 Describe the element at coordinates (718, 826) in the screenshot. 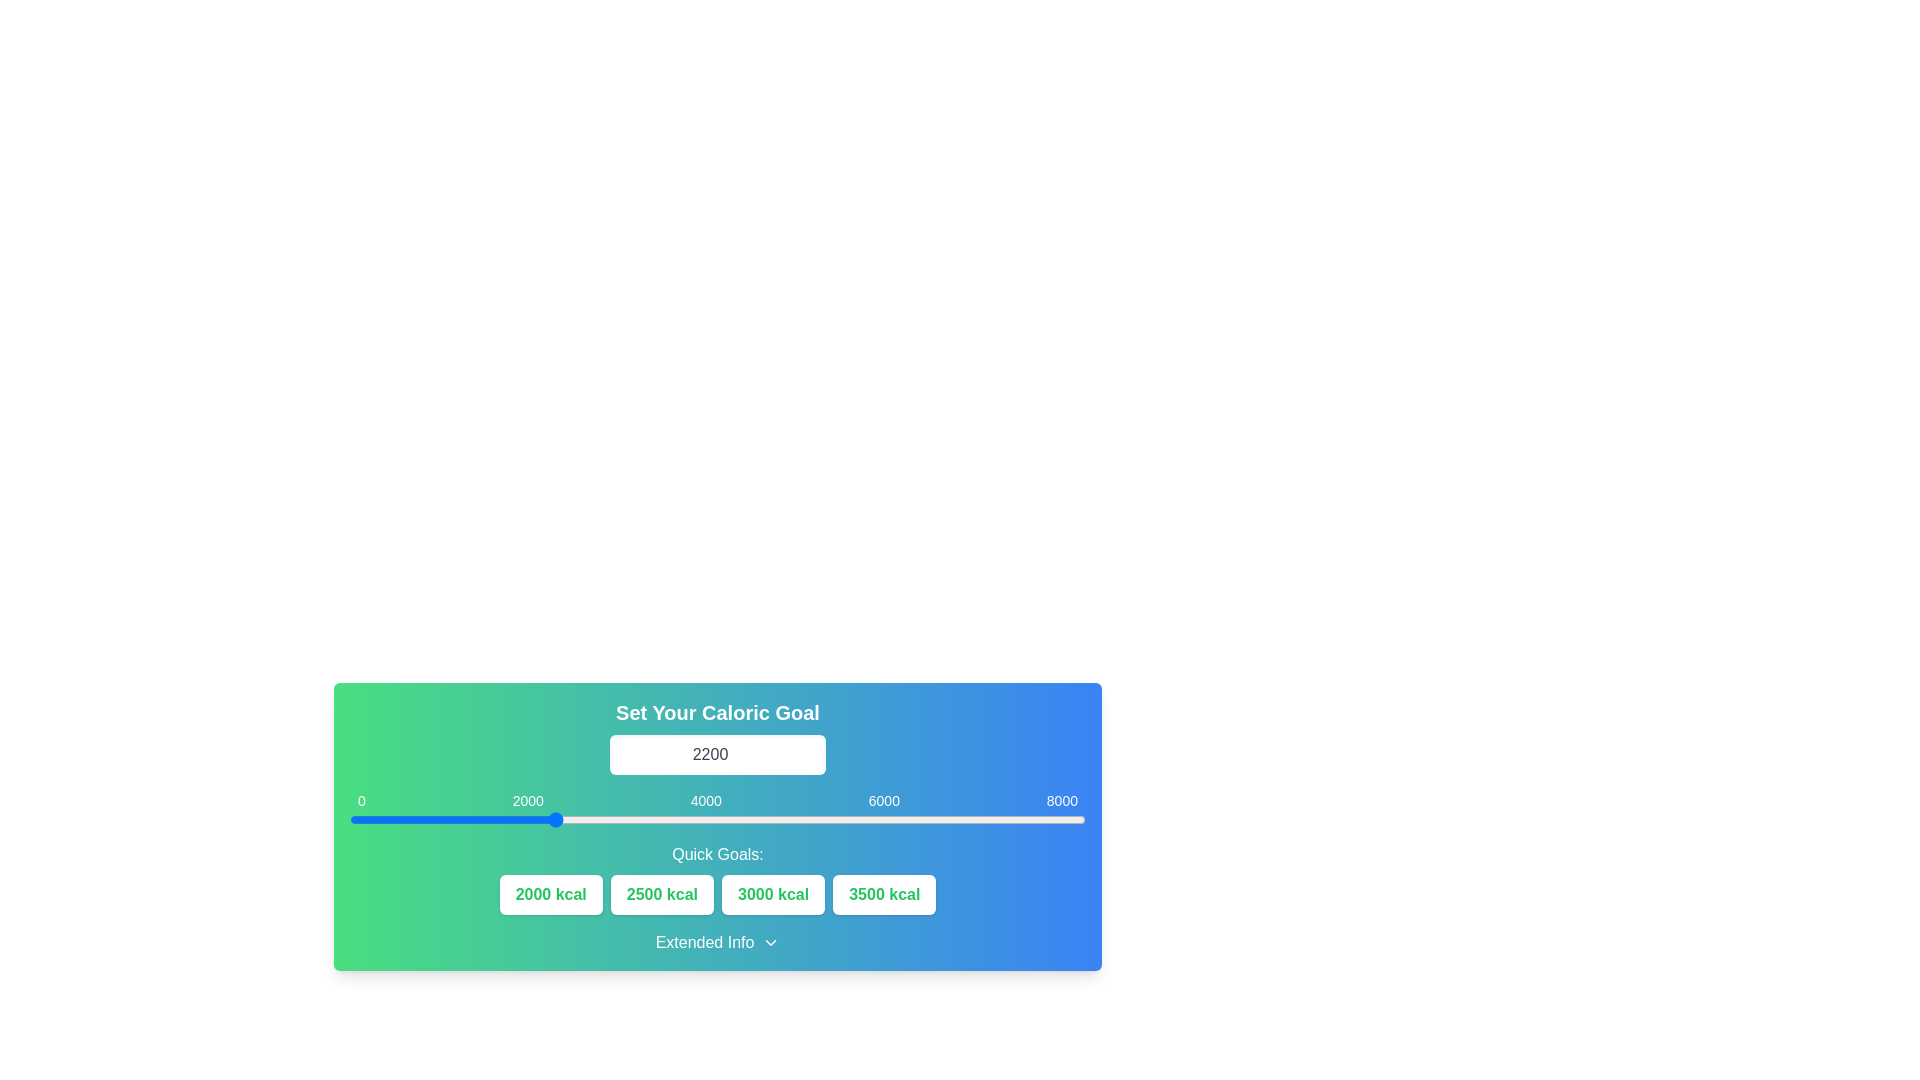

I see `the Interactive and Display Panel titled 'Set Your Caloric Goal' for interactive feedback` at that location.